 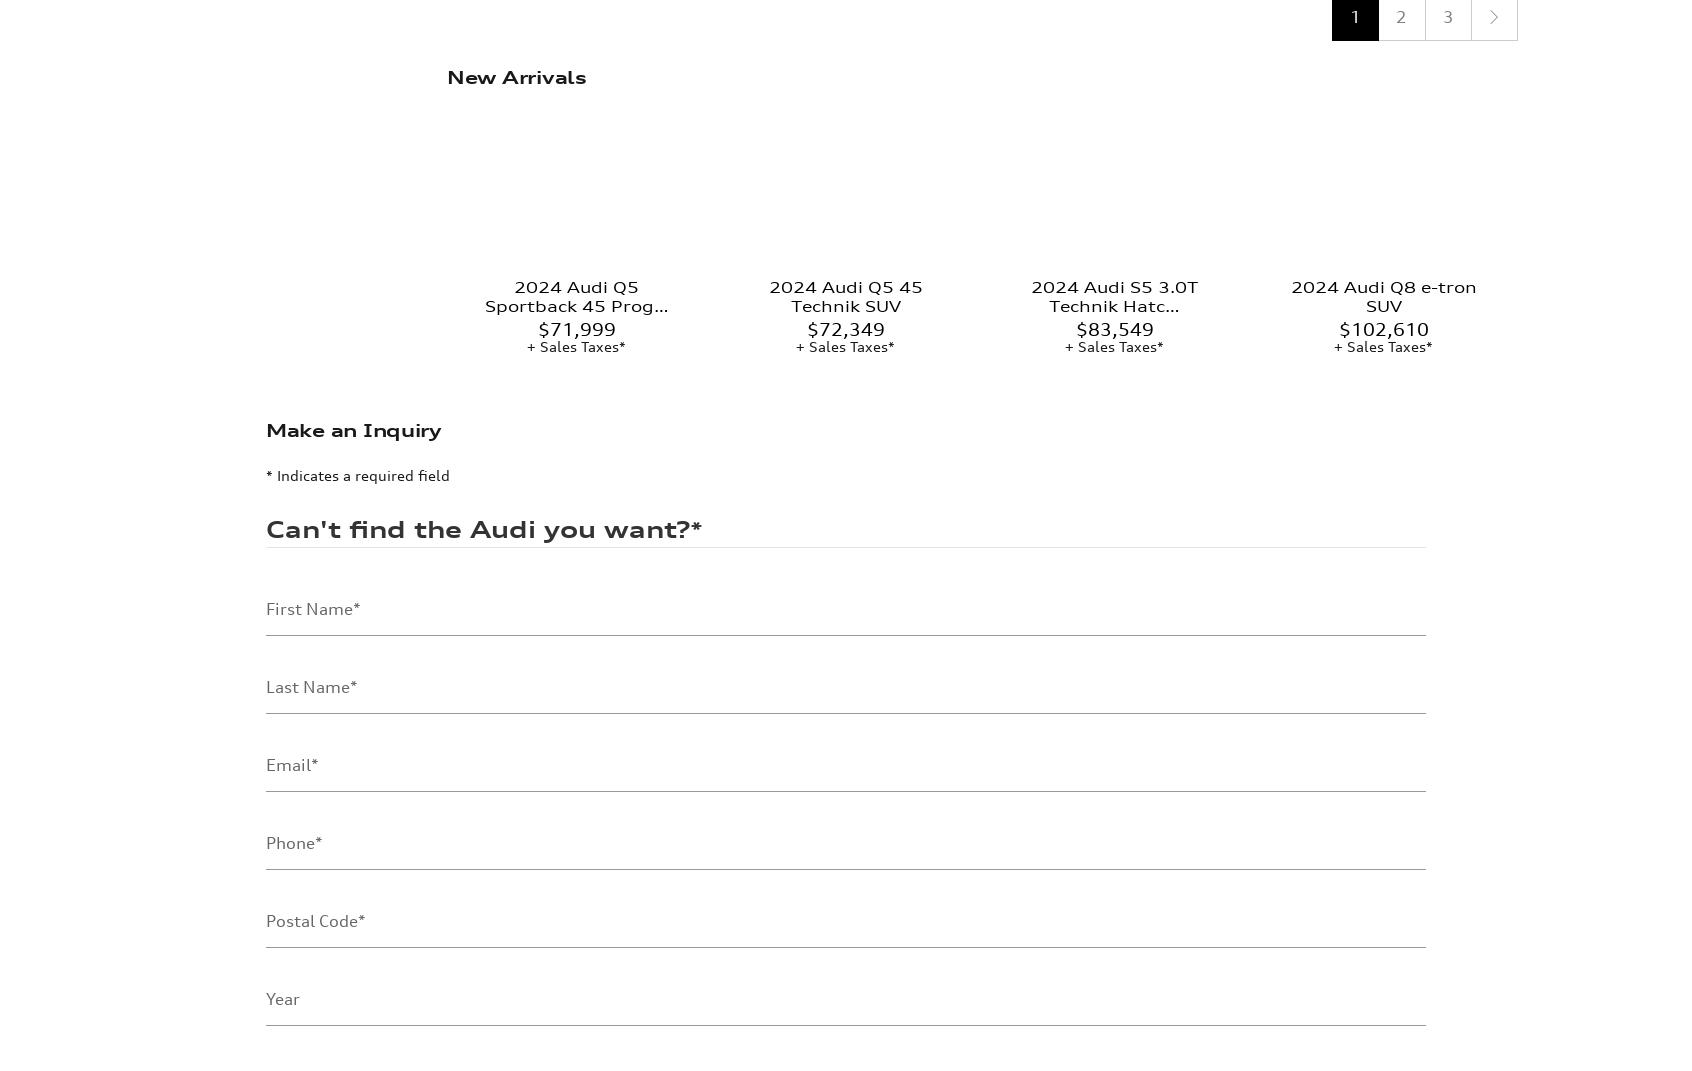 I want to click on 'Make', so click(x=265, y=916).